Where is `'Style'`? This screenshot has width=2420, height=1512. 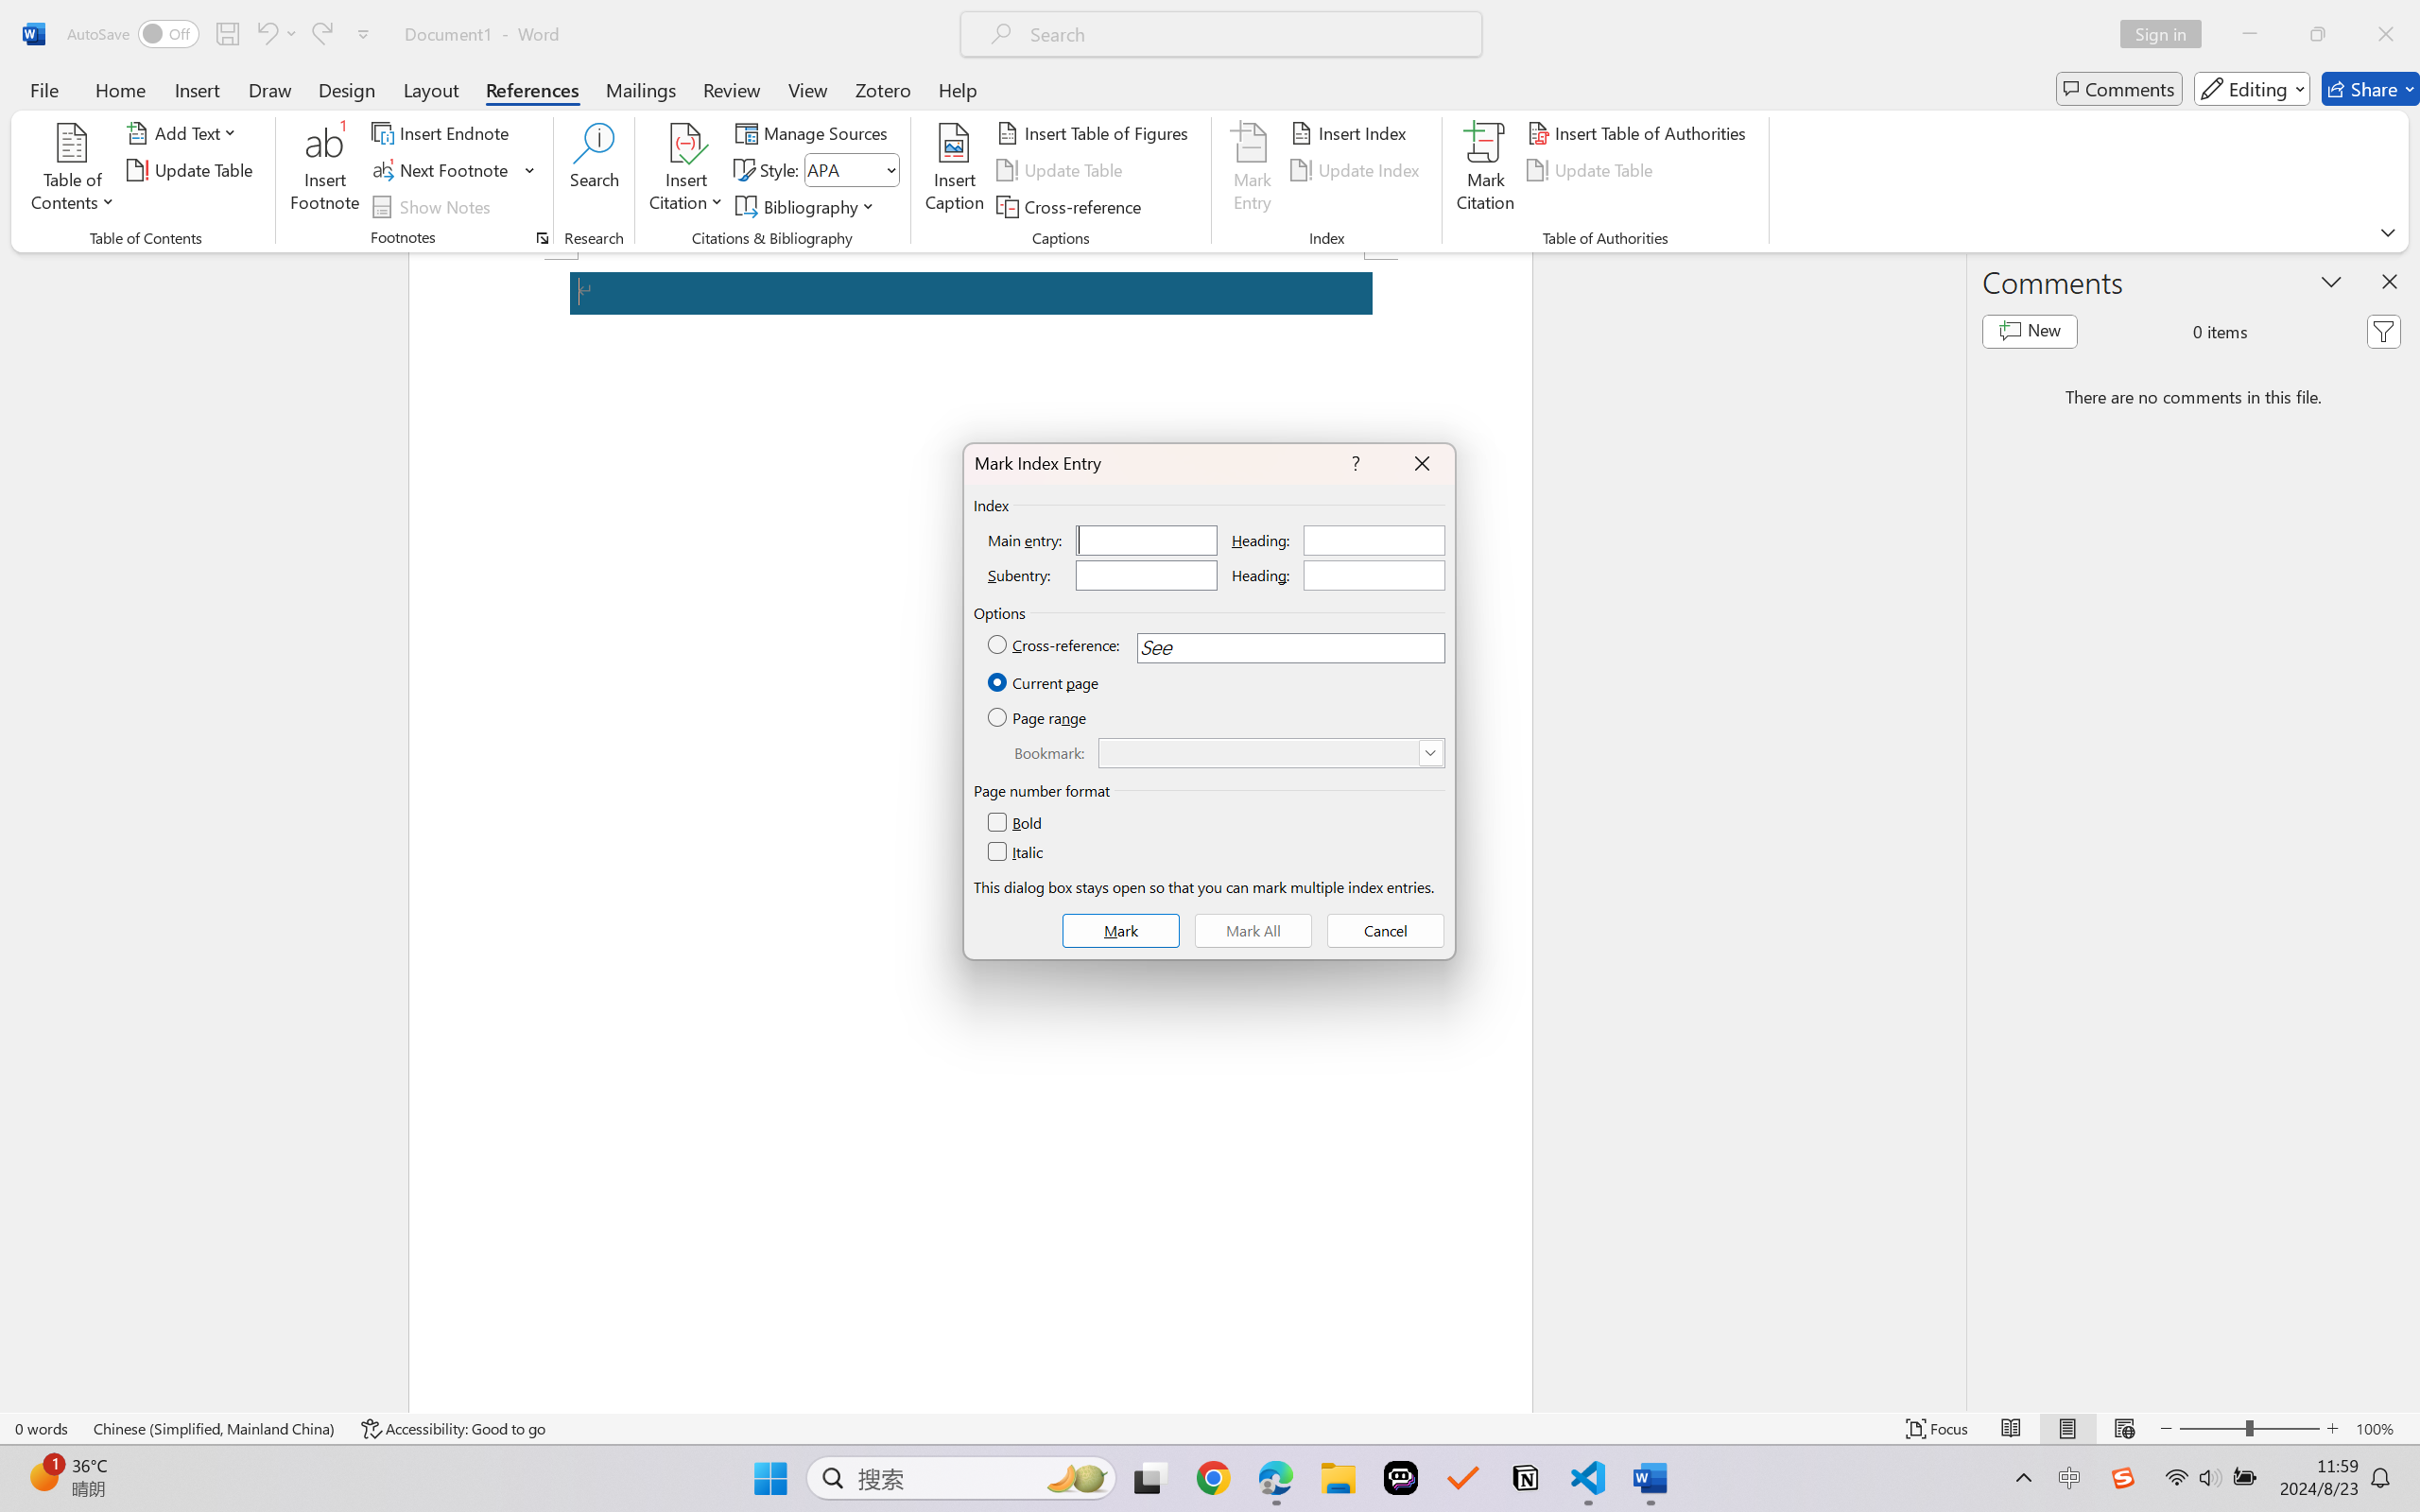 'Style' is located at coordinates (843, 168).